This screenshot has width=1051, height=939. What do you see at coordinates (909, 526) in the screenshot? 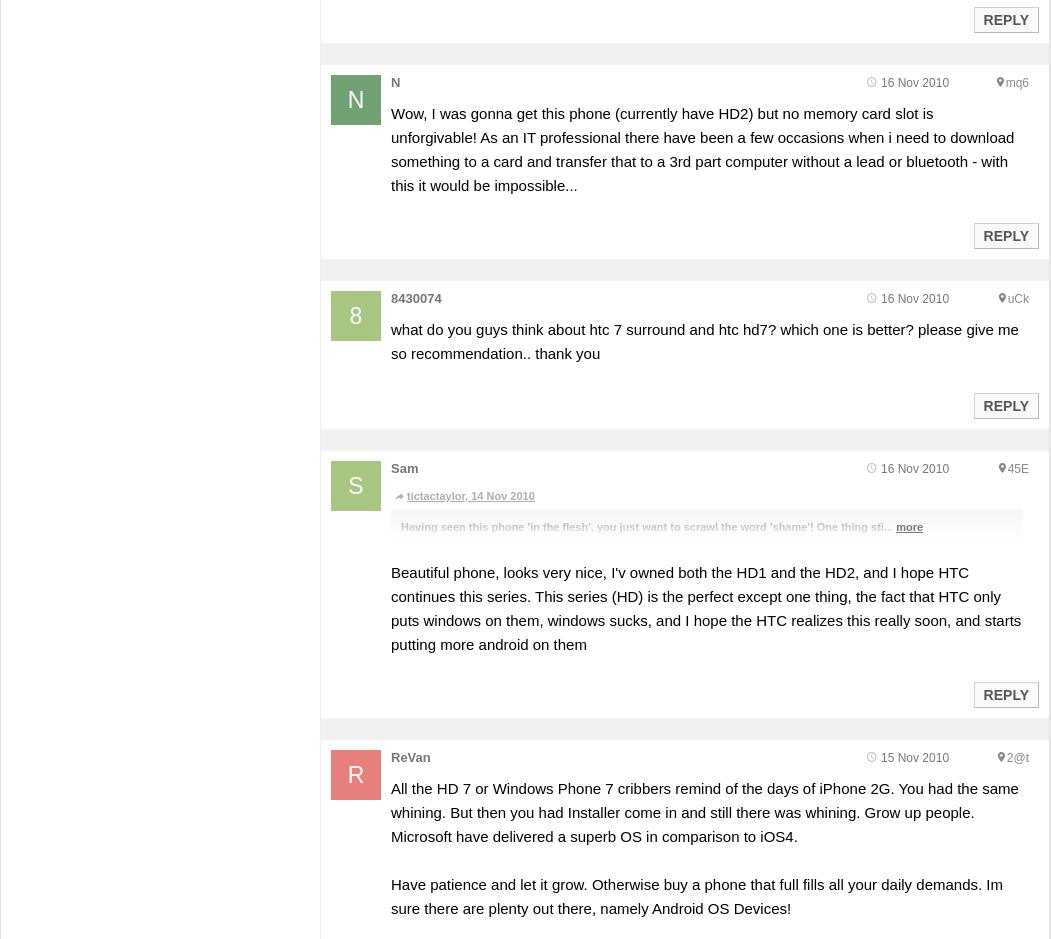
I see `'more'` at bounding box center [909, 526].